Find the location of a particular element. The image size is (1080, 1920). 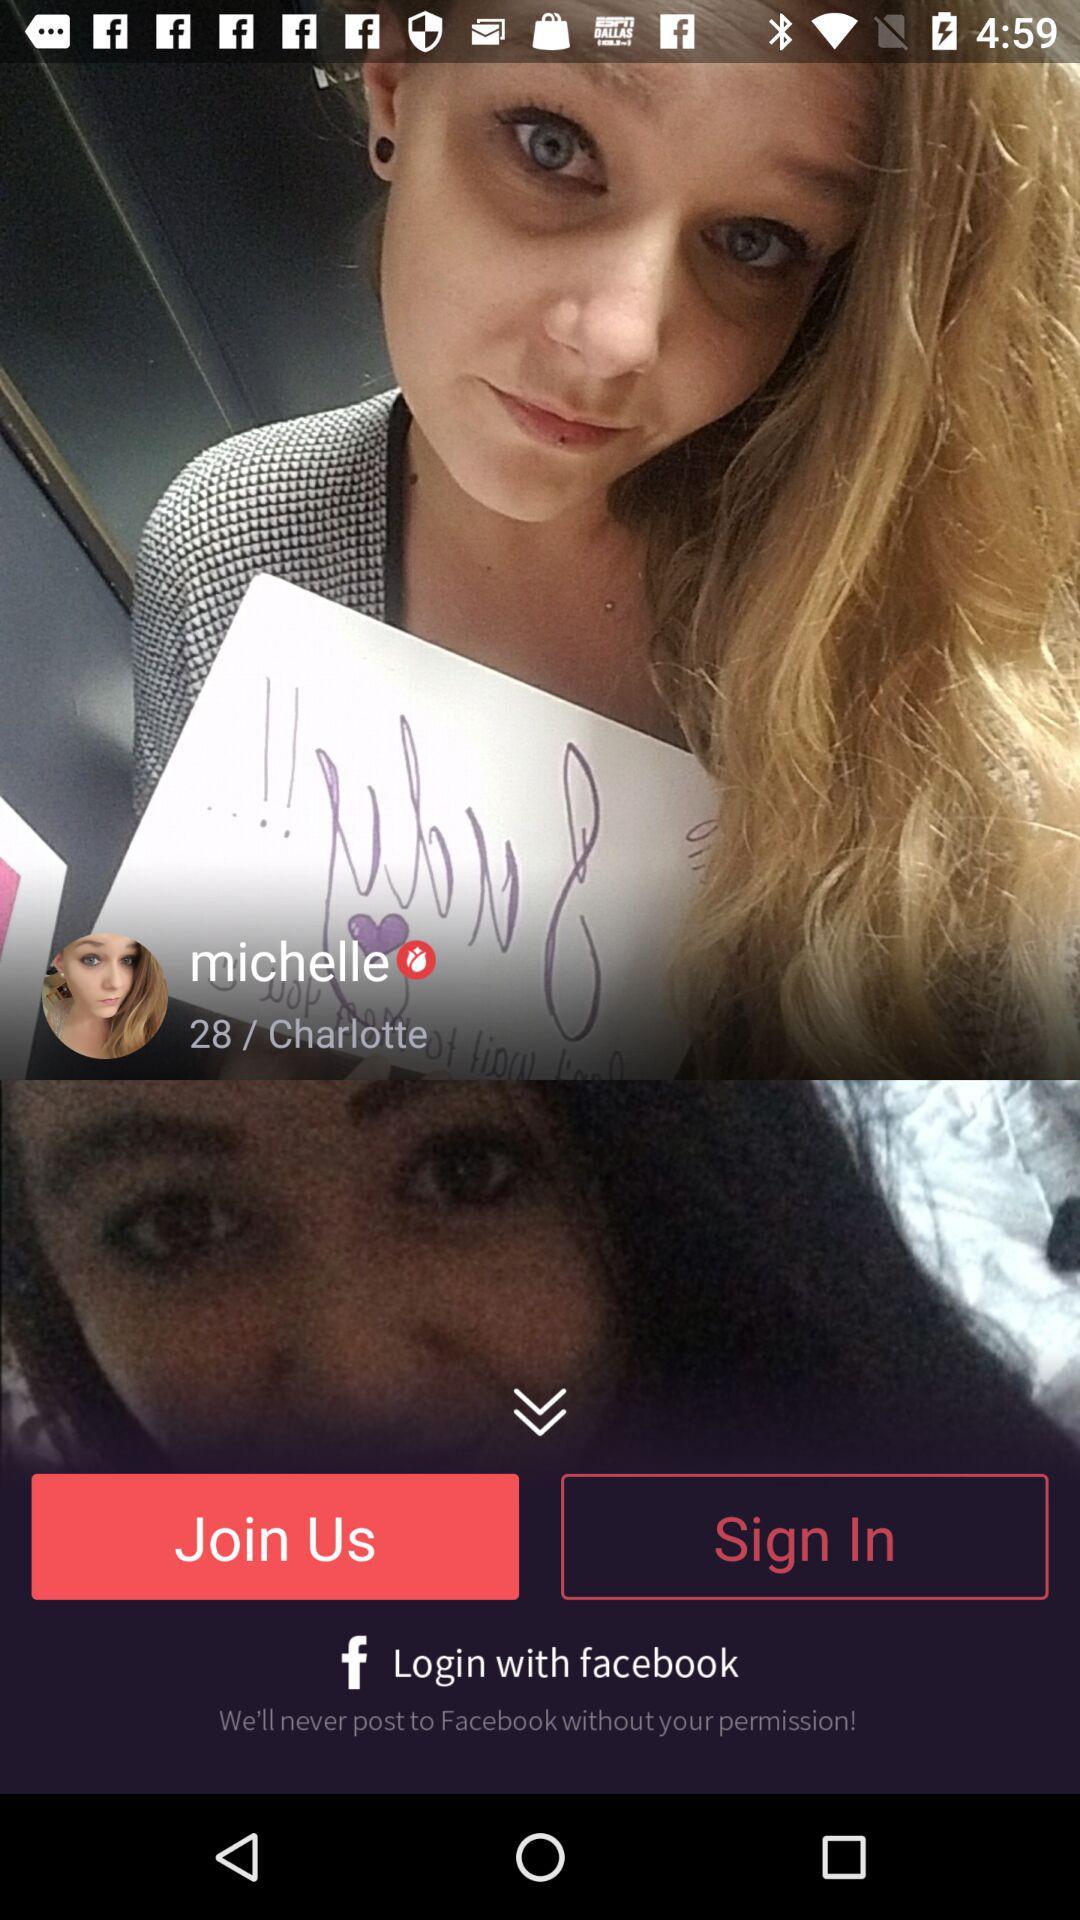

the icon at the bottom left corner is located at coordinates (275, 1535).